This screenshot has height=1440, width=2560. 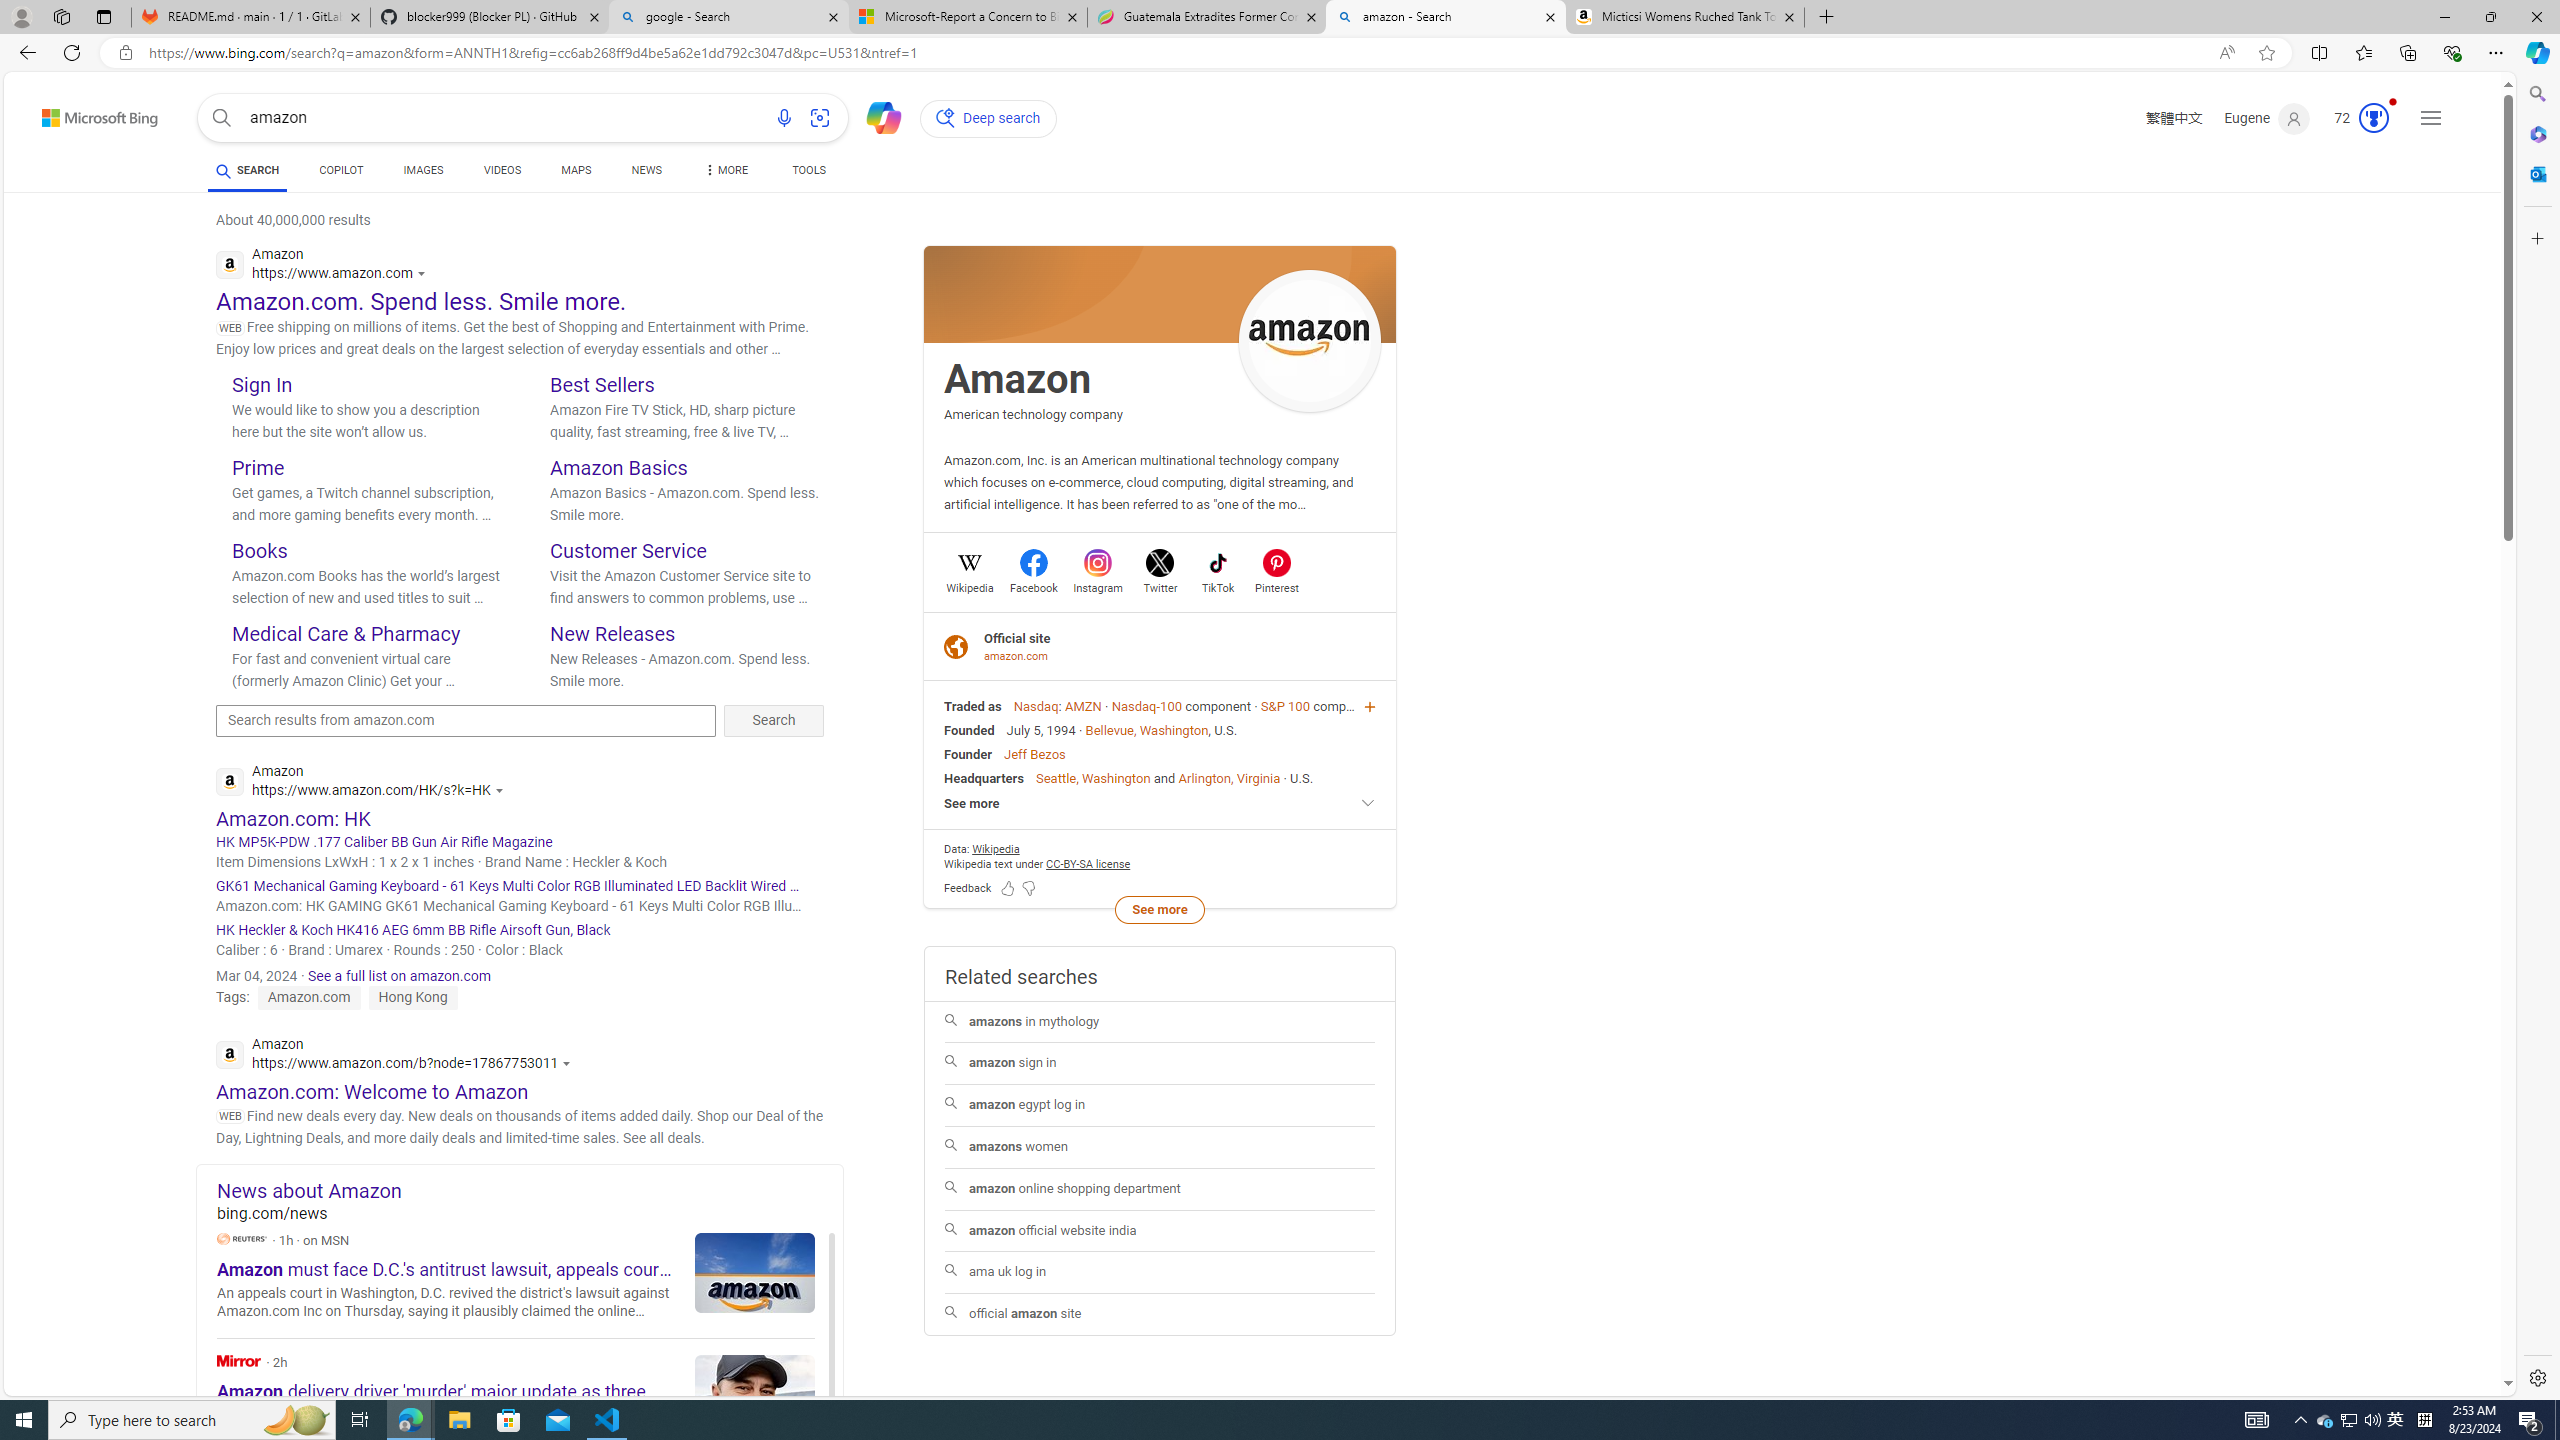 What do you see at coordinates (568, 1062) in the screenshot?
I see `'Actions for this site'` at bounding box center [568, 1062].